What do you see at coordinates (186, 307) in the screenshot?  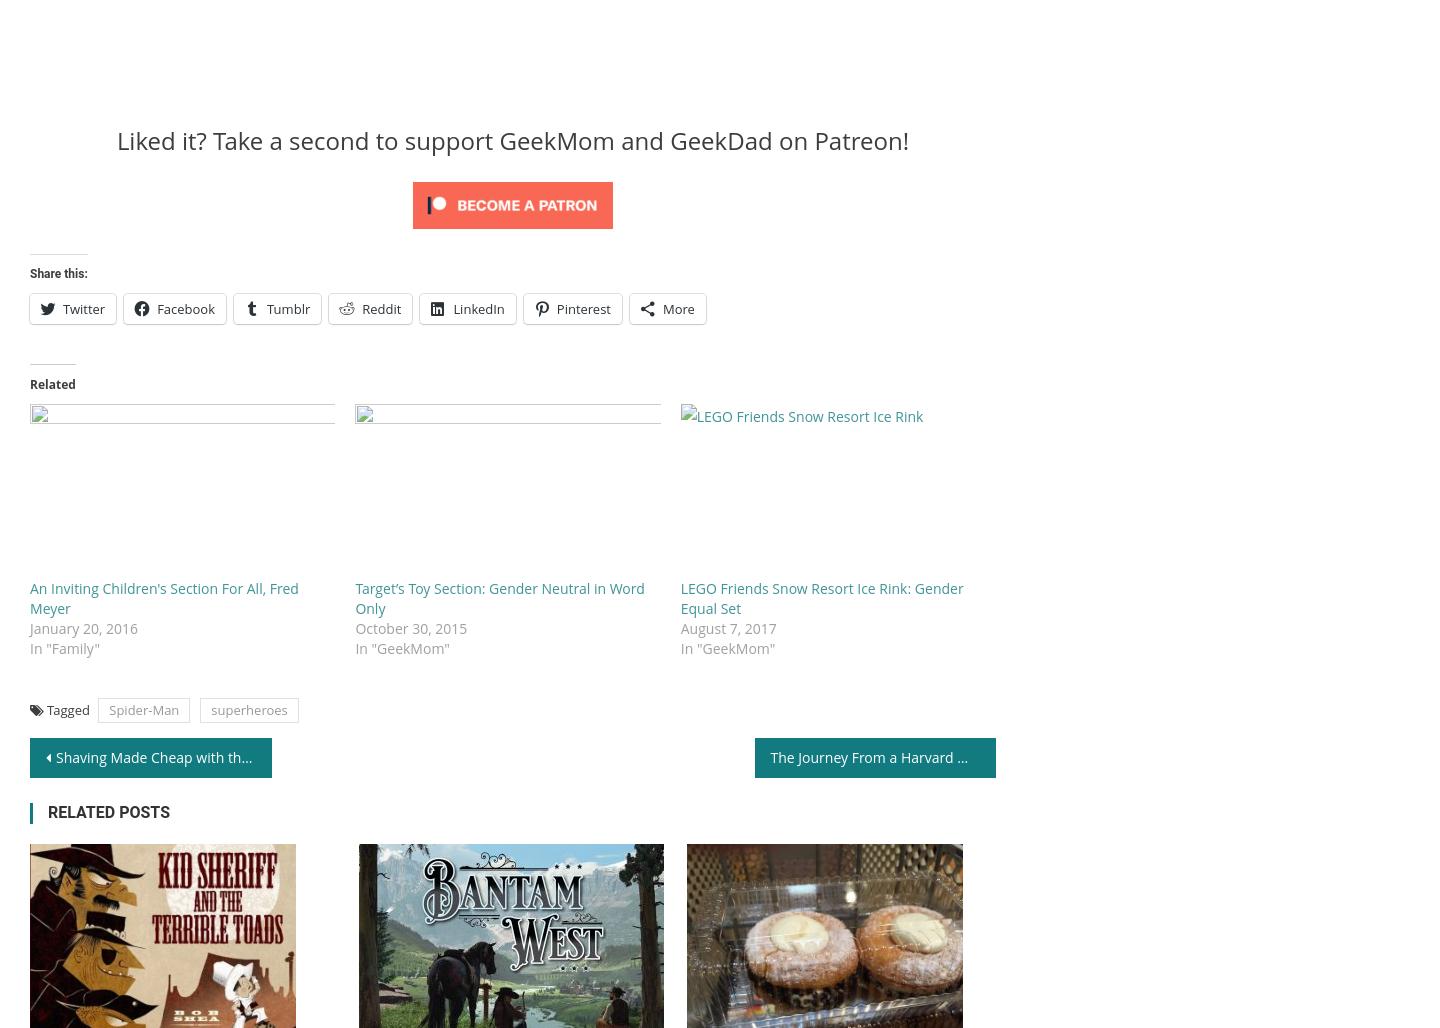 I see `'Facebook'` at bounding box center [186, 307].